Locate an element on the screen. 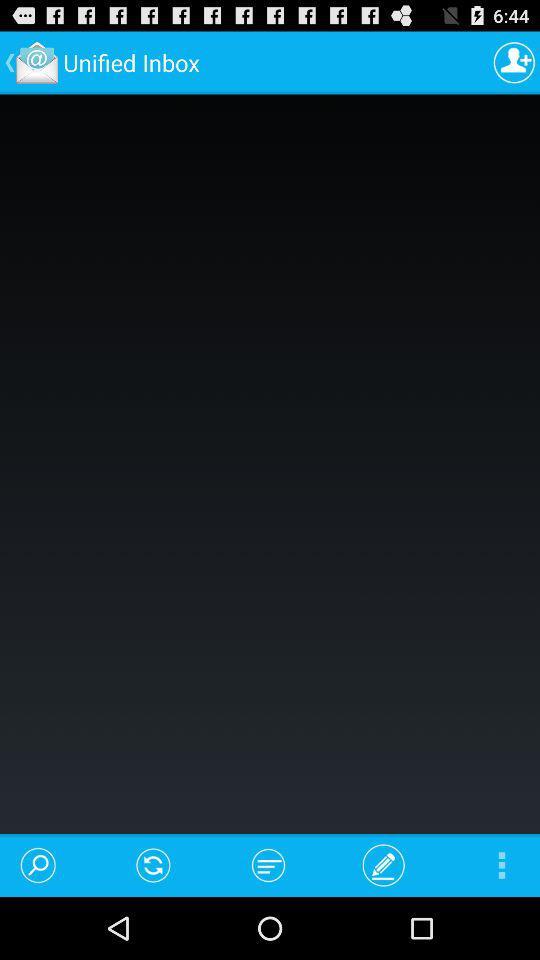  item at the top right corner is located at coordinates (514, 62).